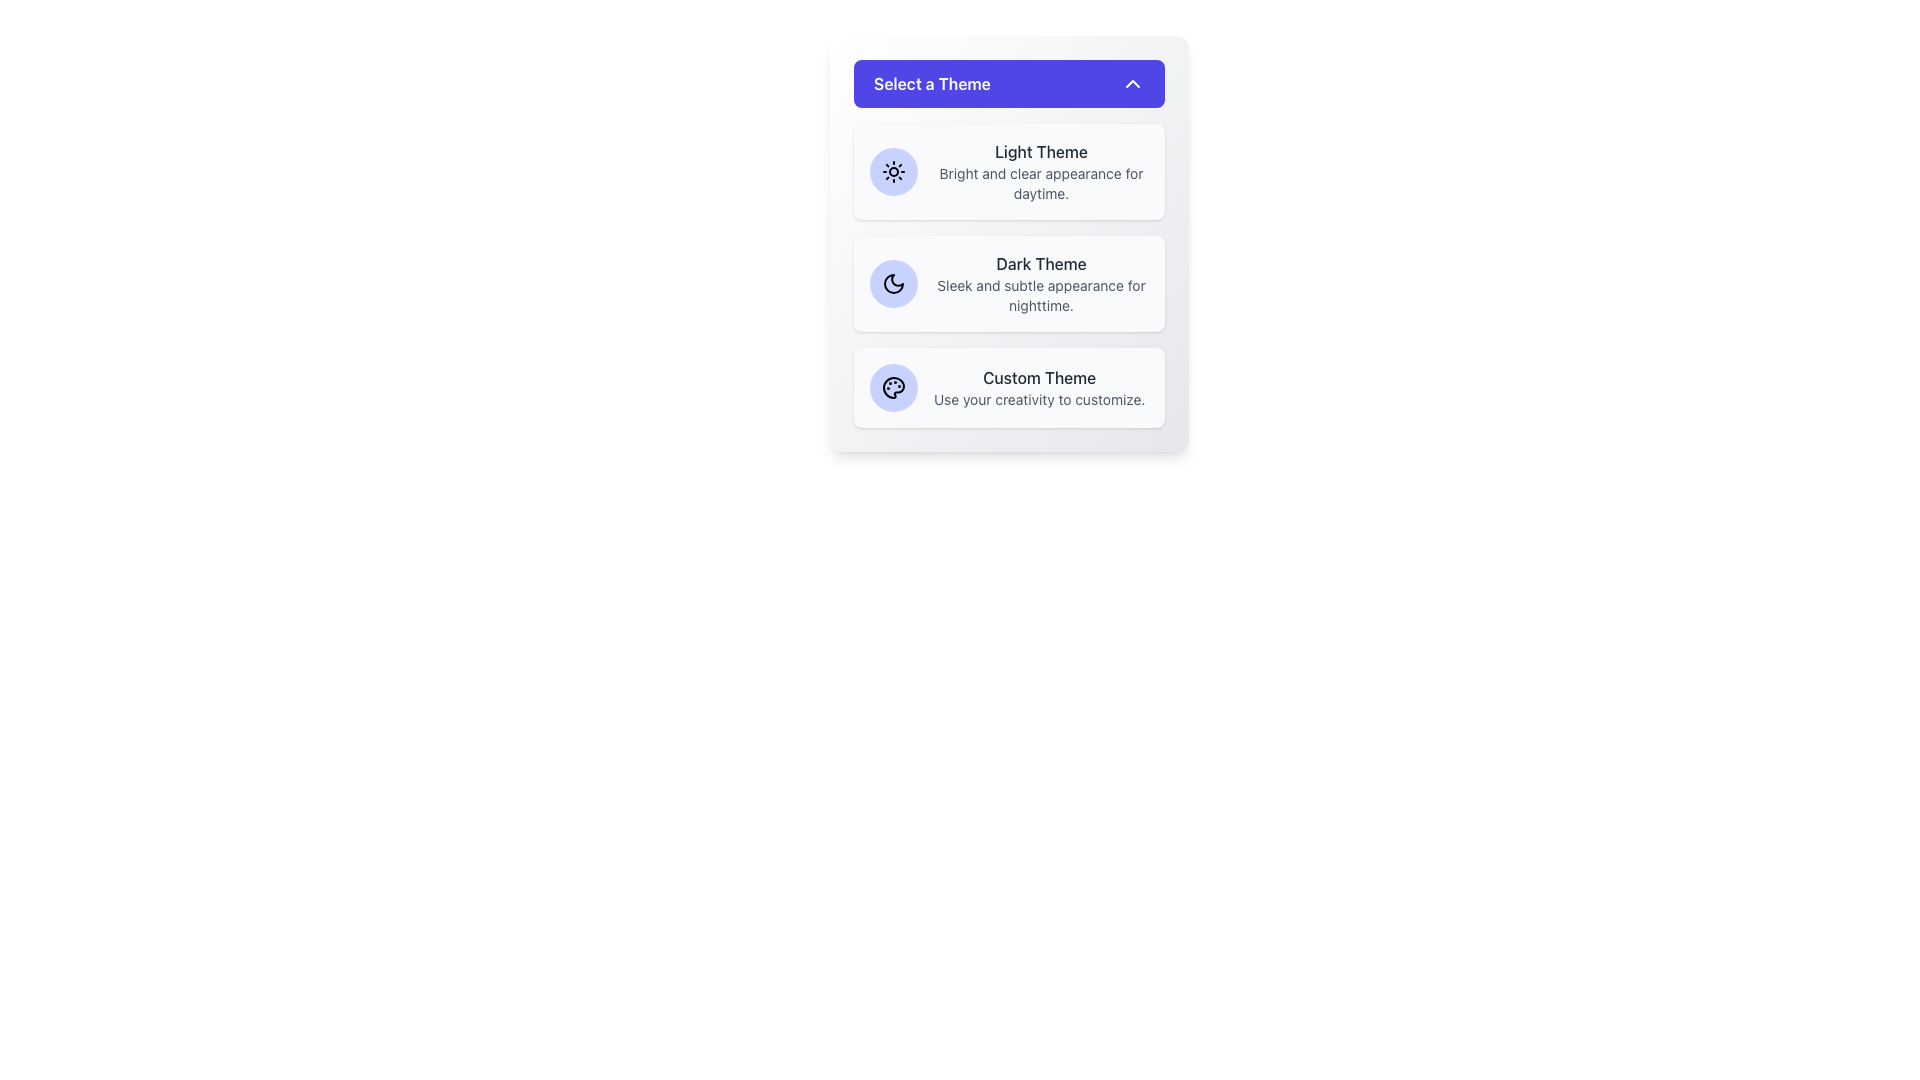  What do you see at coordinates (1040, 171) in the screenshot?
I see `the descriptive text element labeled 'Light Theme', which features bold dark gray text and a smaller lighter gray subtitle, positioned beside a sun icon within a selectable card near the top of the options list` at bounding box center [1040, 171].